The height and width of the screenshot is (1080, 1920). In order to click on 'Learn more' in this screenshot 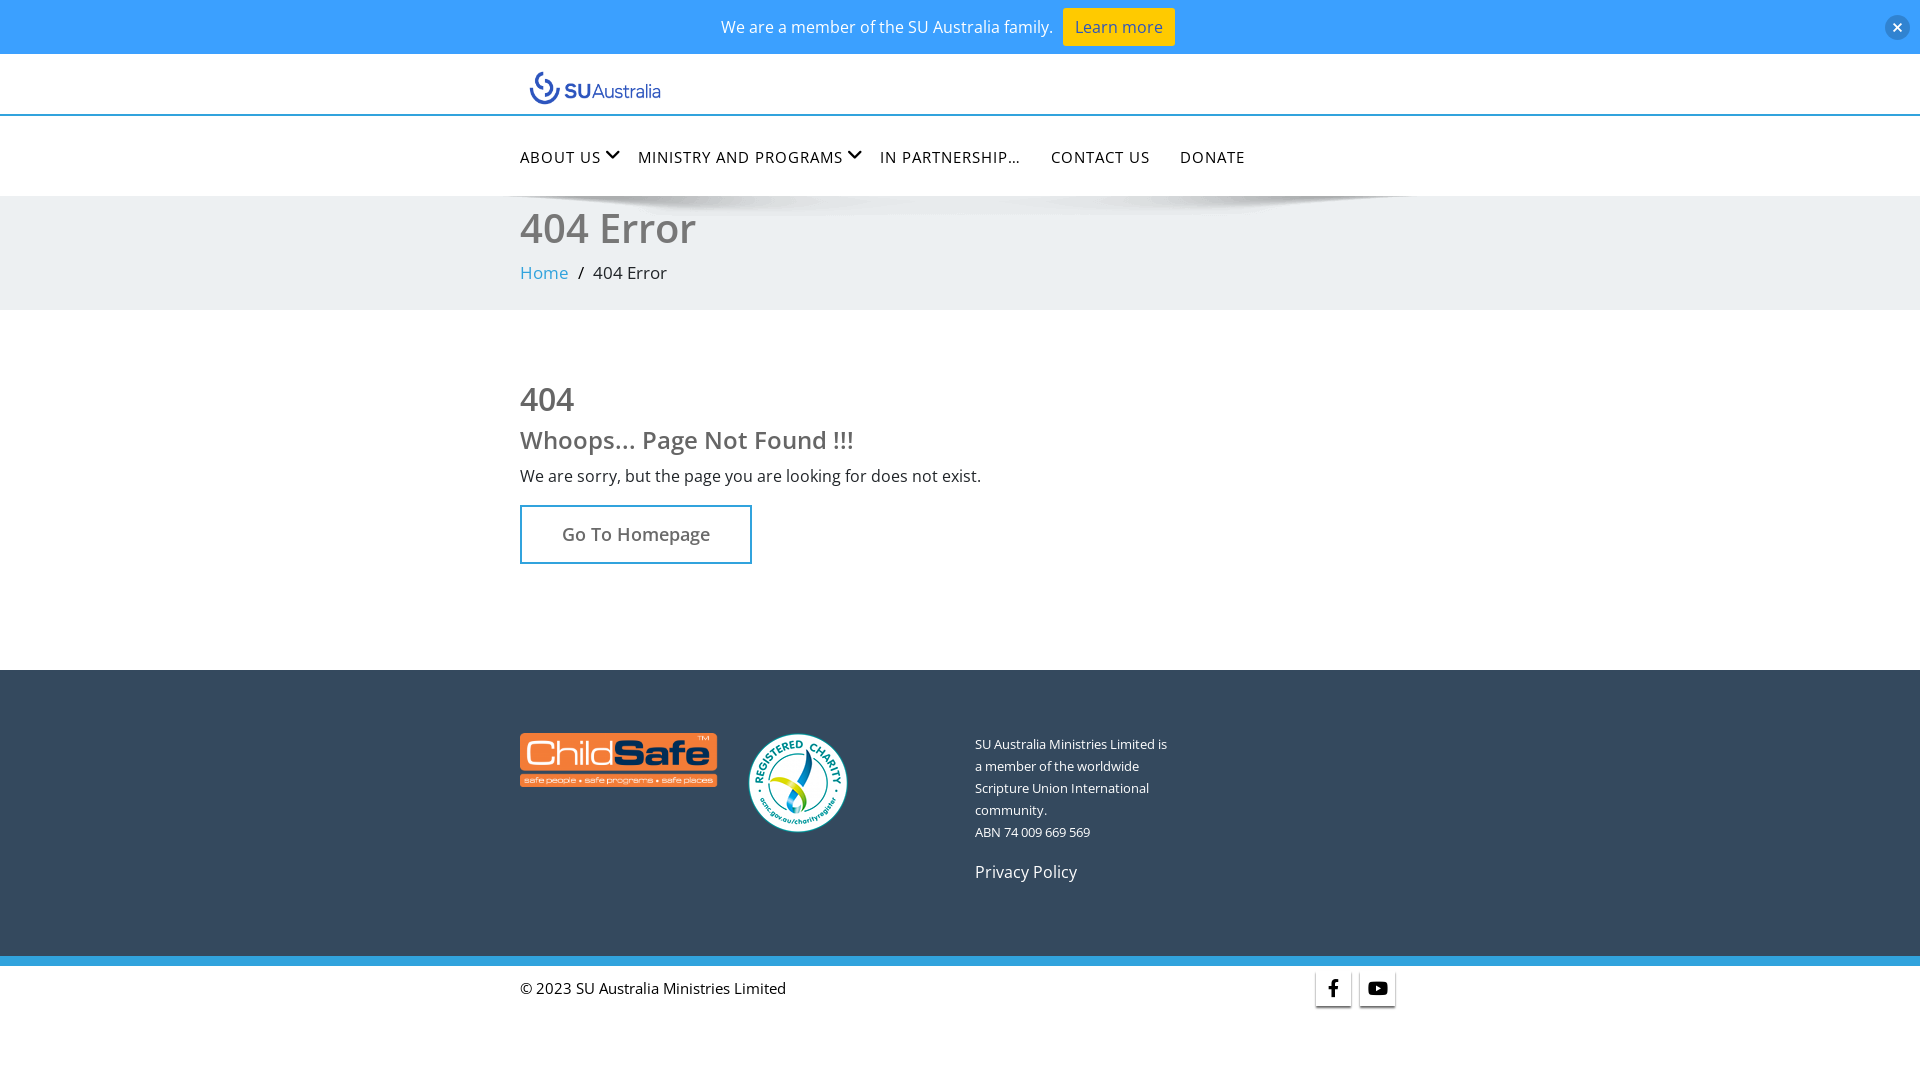, I will do `click(1060, 27)`.